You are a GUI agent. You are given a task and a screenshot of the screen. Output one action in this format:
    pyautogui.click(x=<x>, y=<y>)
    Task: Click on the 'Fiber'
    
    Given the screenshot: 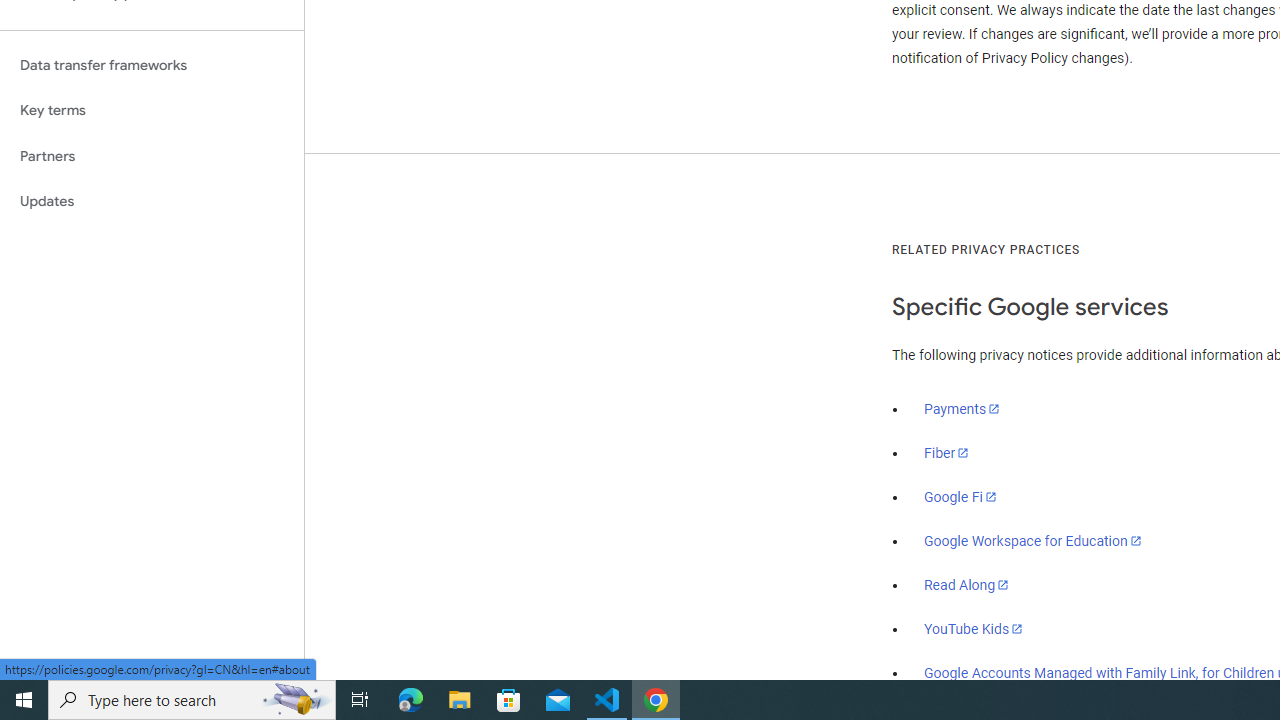 What is the action you would take?
    pyautogui.click(x=946, y=453)
    